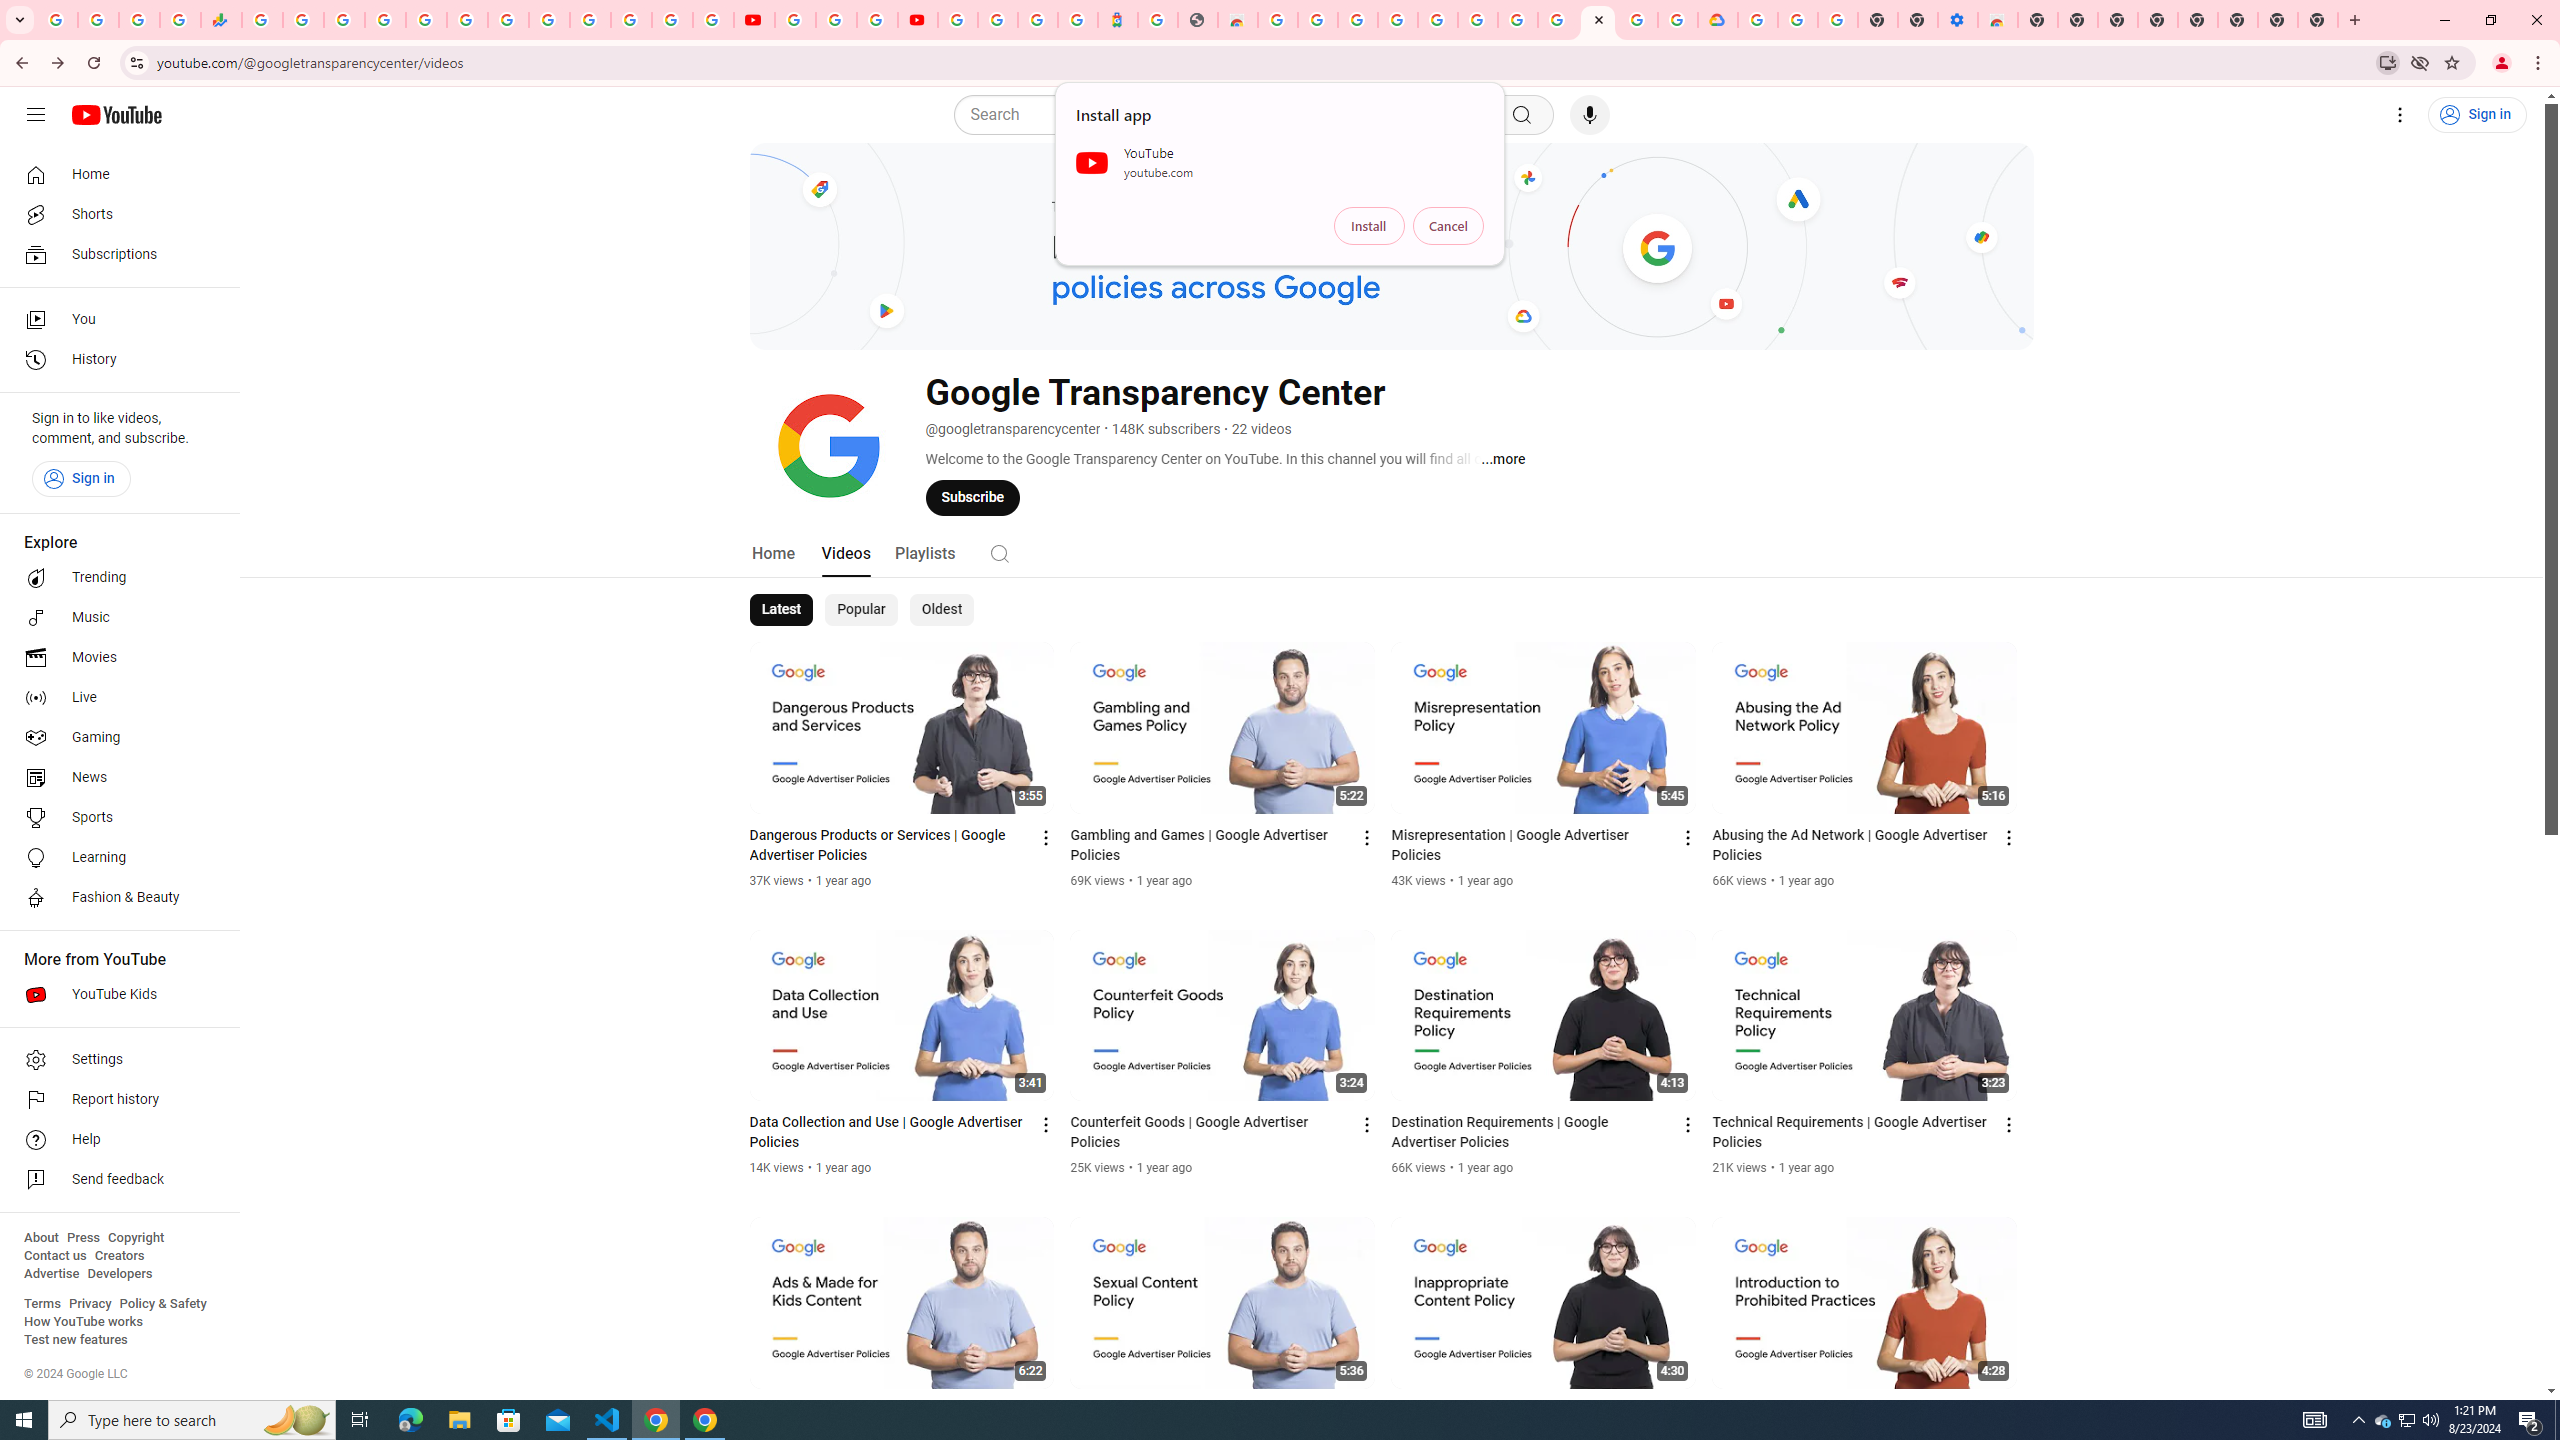 The height and width of the screenshot is (1440, 2560). I want to click on 'Create your Google Account', so click(876, 19).